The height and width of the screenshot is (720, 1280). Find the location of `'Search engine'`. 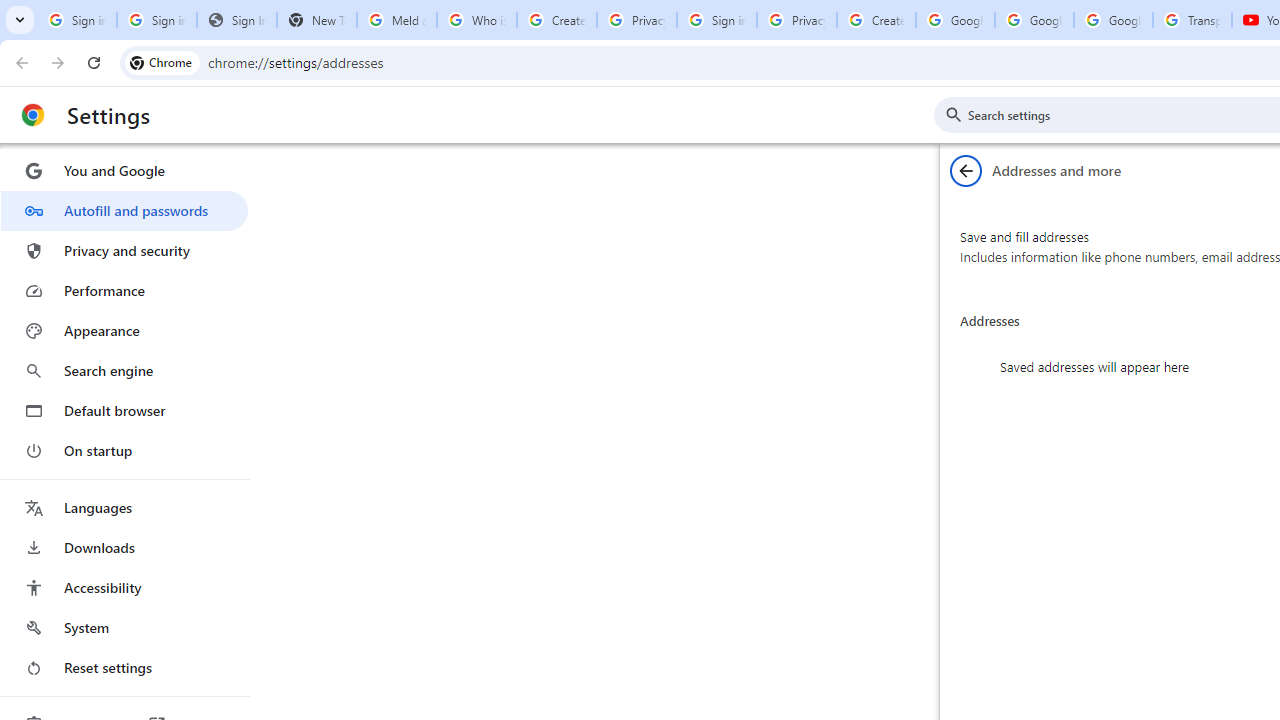

'Search engine' is located at coordinates (123, 371).